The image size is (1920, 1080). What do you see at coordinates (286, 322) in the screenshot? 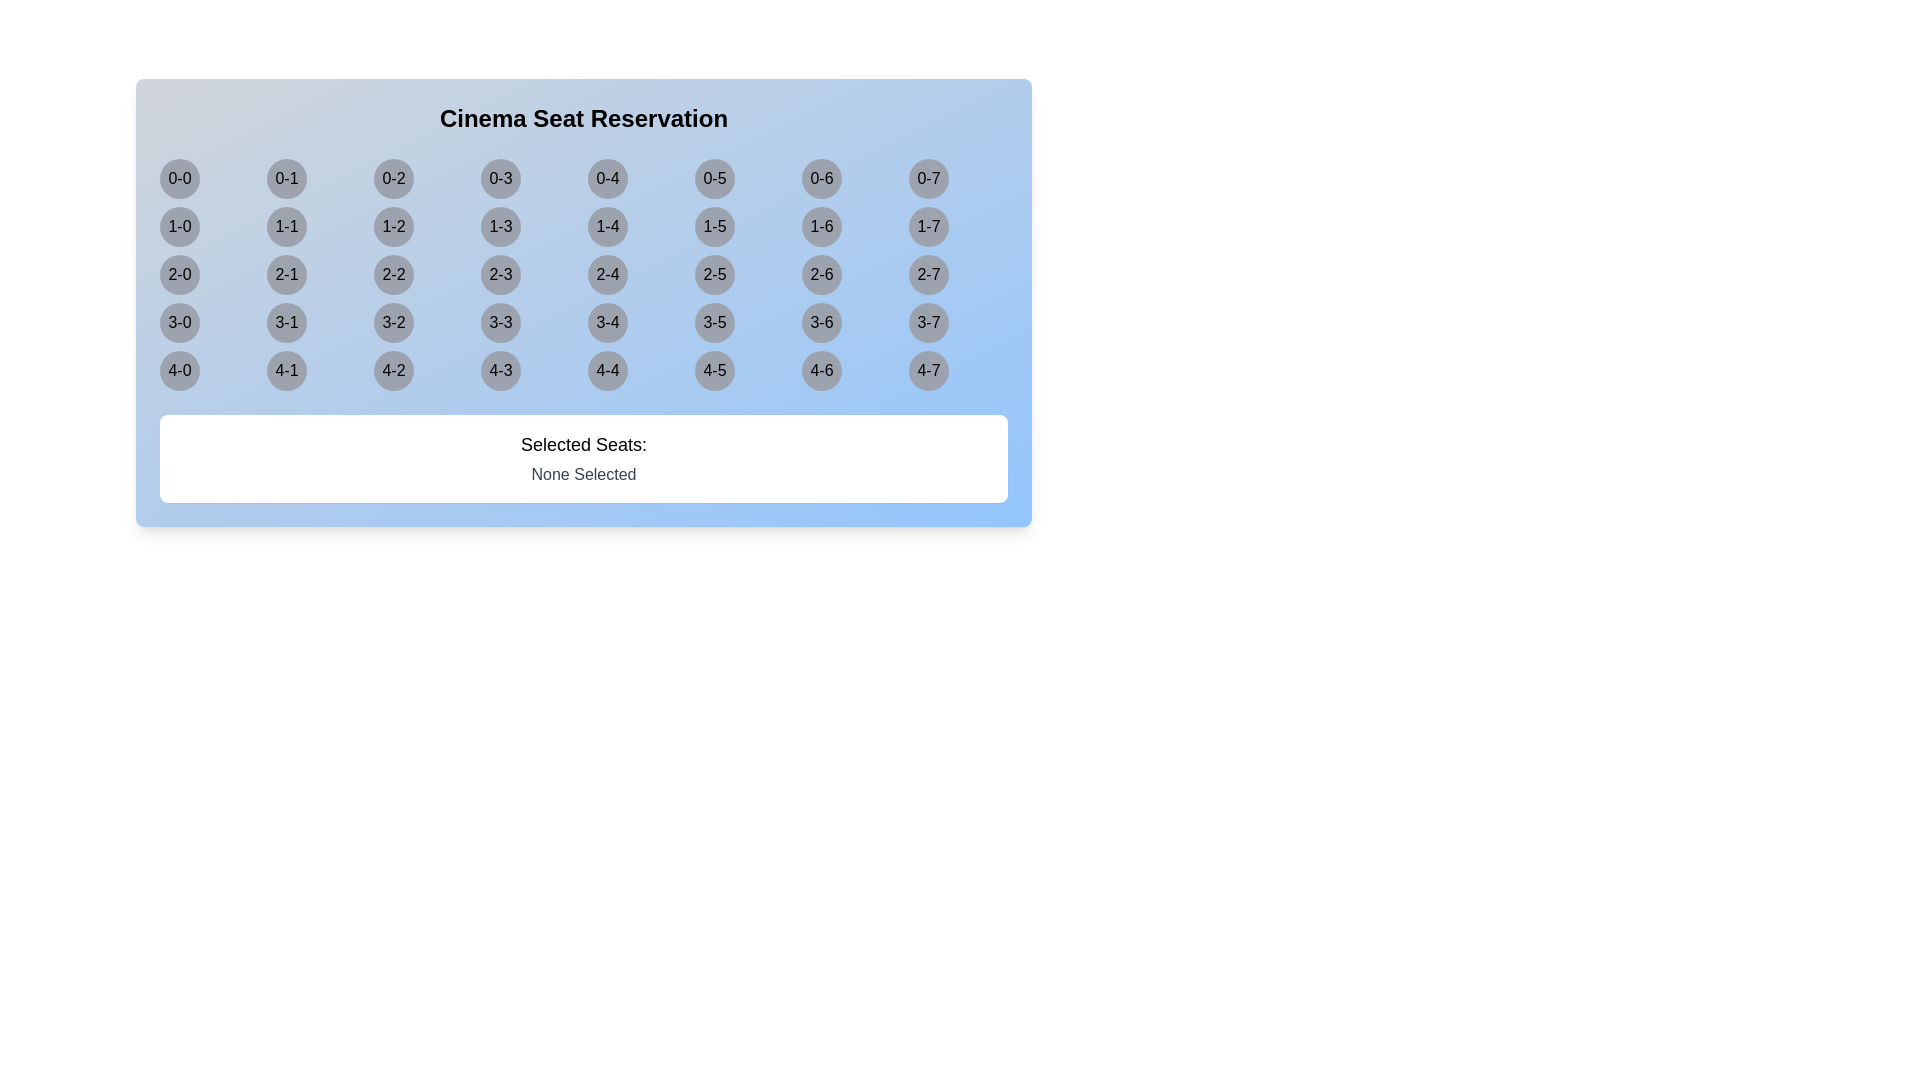
I see `the selectable seat button located in the second column of the fourth row in the cinema seat reservation interface` at bounding box center [286, 322].